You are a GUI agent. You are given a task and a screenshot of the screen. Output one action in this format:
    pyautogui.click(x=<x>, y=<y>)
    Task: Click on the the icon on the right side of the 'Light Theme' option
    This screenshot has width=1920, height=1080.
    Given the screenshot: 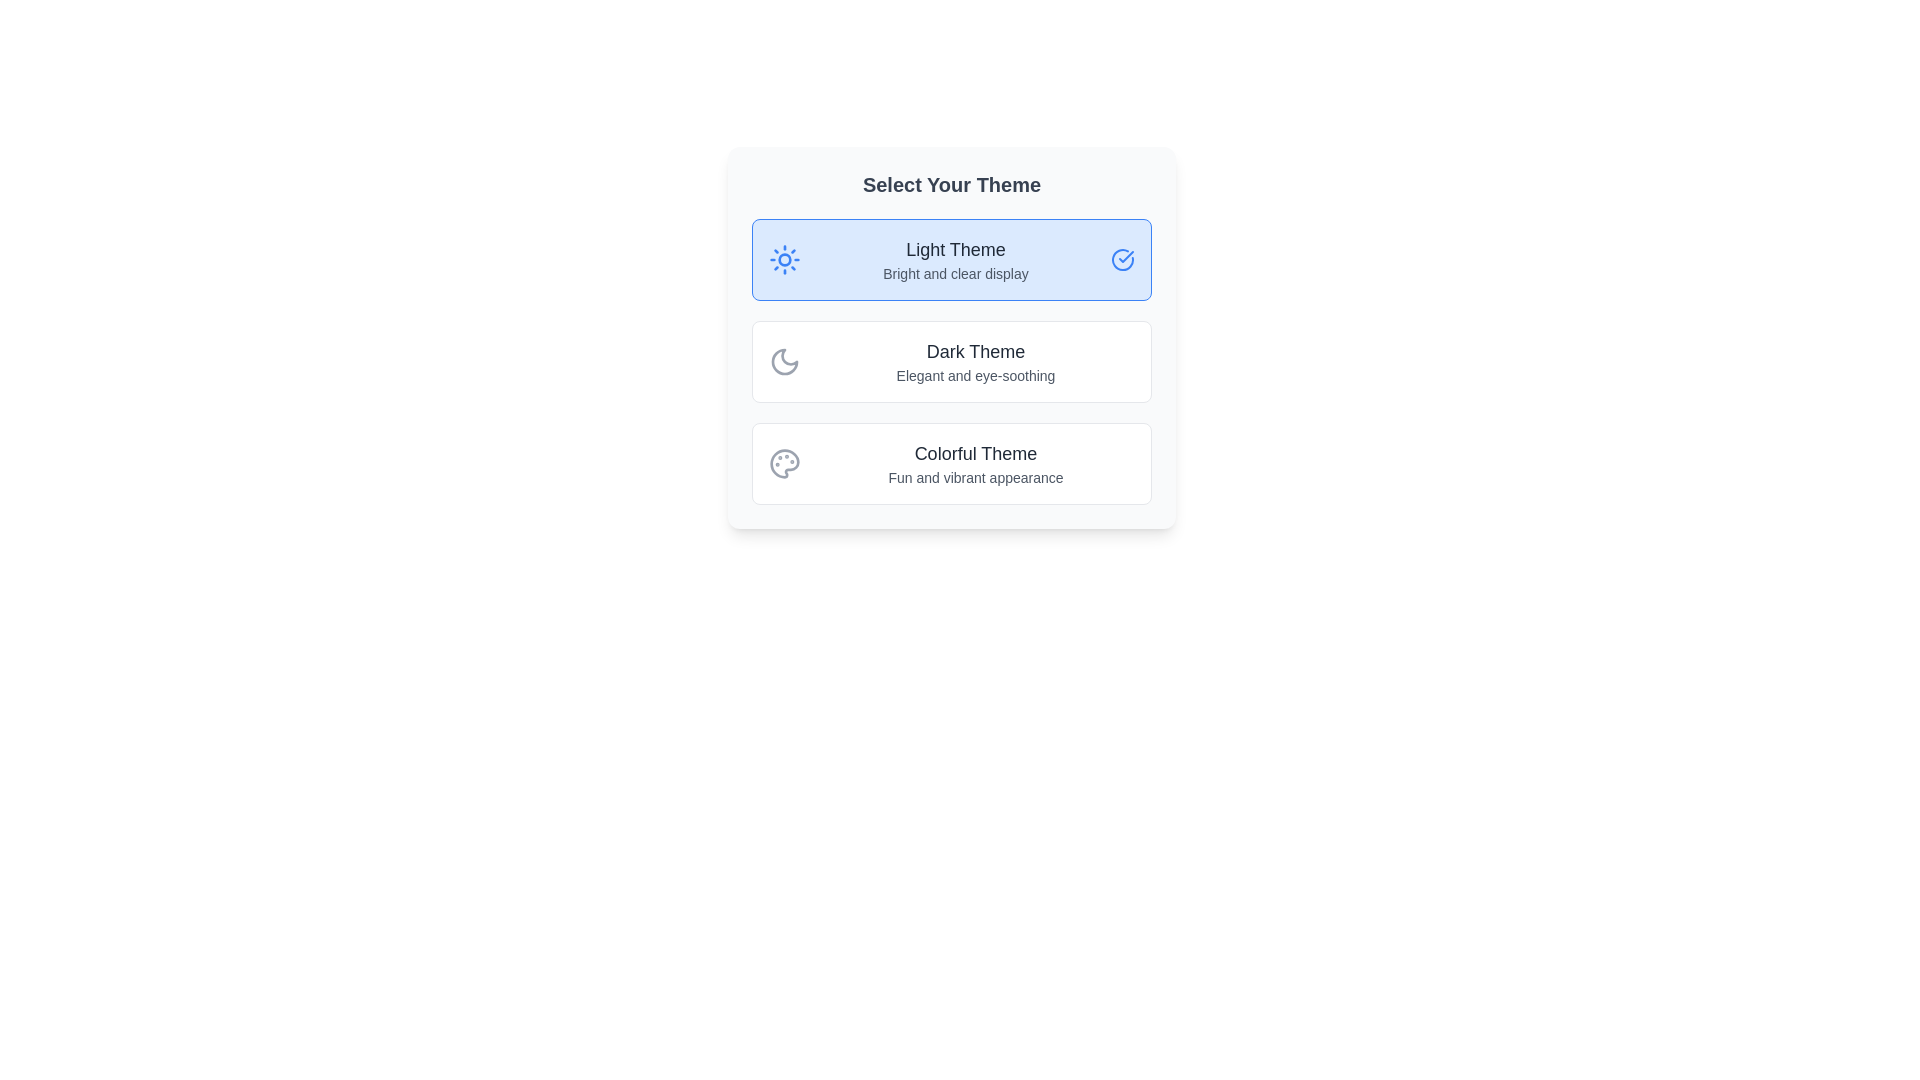 What is the action you would take?
    pyautogui.click(x=1123, y=258)
    